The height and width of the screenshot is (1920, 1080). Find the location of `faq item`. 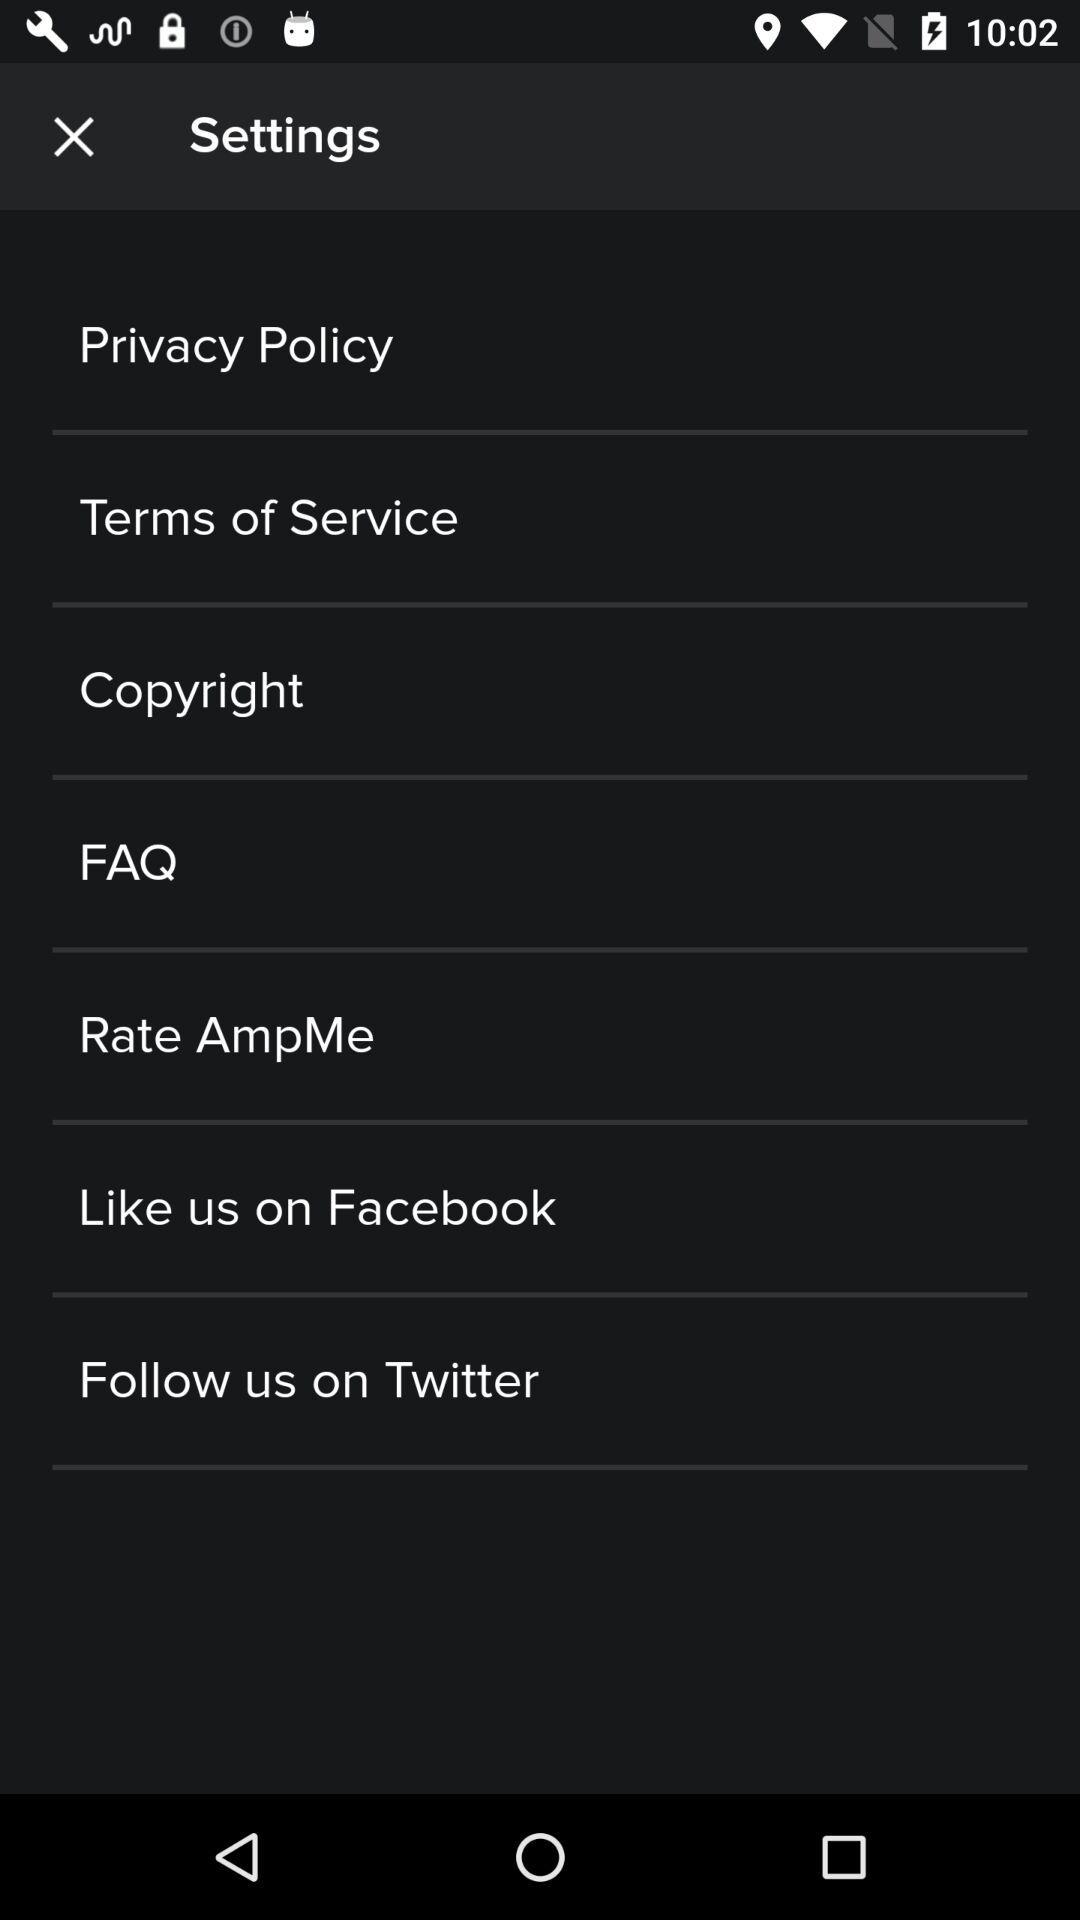

faq item is located at coordinates (540, 863).